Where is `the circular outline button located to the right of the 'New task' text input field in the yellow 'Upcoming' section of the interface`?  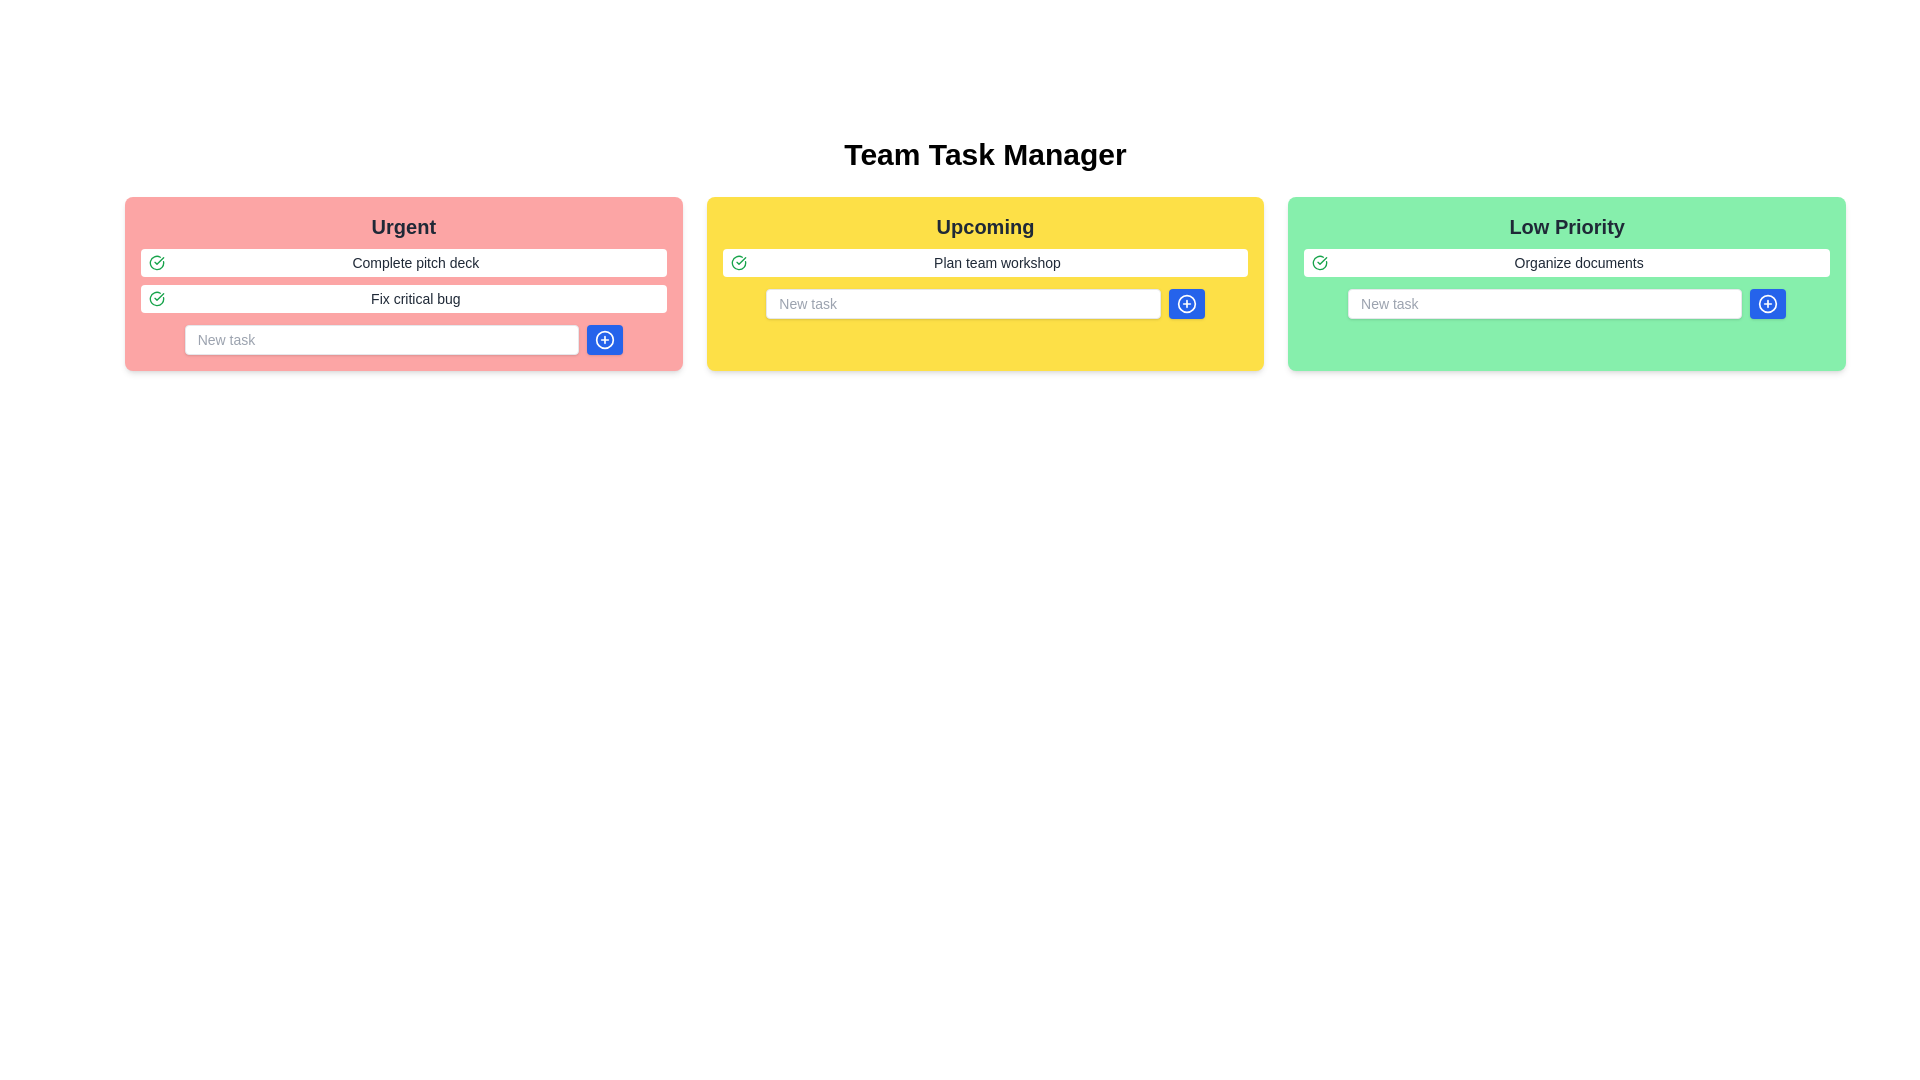
the circular outline button located to the right of the 'New task' text input field in the yellow 'Upcoming' section of the interface is located at coordinates (1186, 304).